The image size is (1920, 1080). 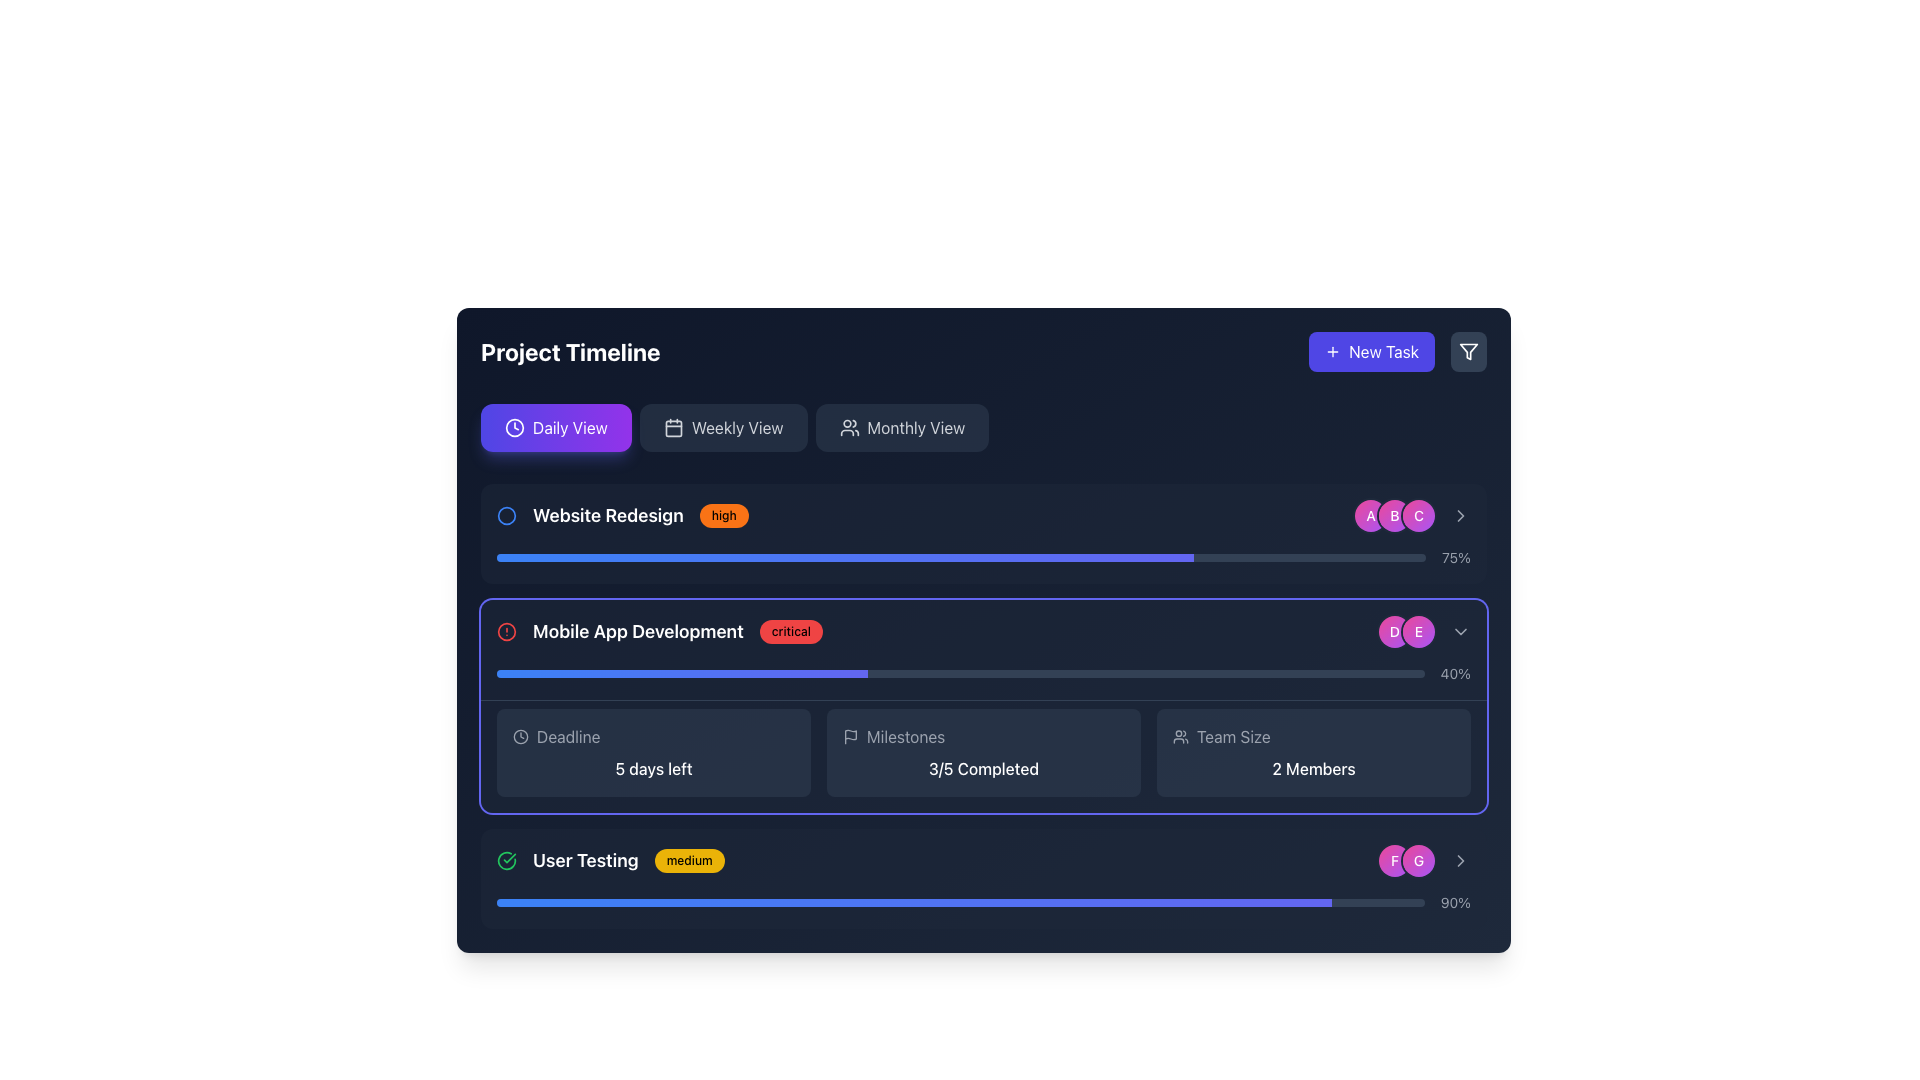 What do you see at coordinates (682, 674) in the screenshot?
I see `the progress bar segment indicating the completion percentage for the 'Mobile App Development' task` at bounding box center [682, 674].